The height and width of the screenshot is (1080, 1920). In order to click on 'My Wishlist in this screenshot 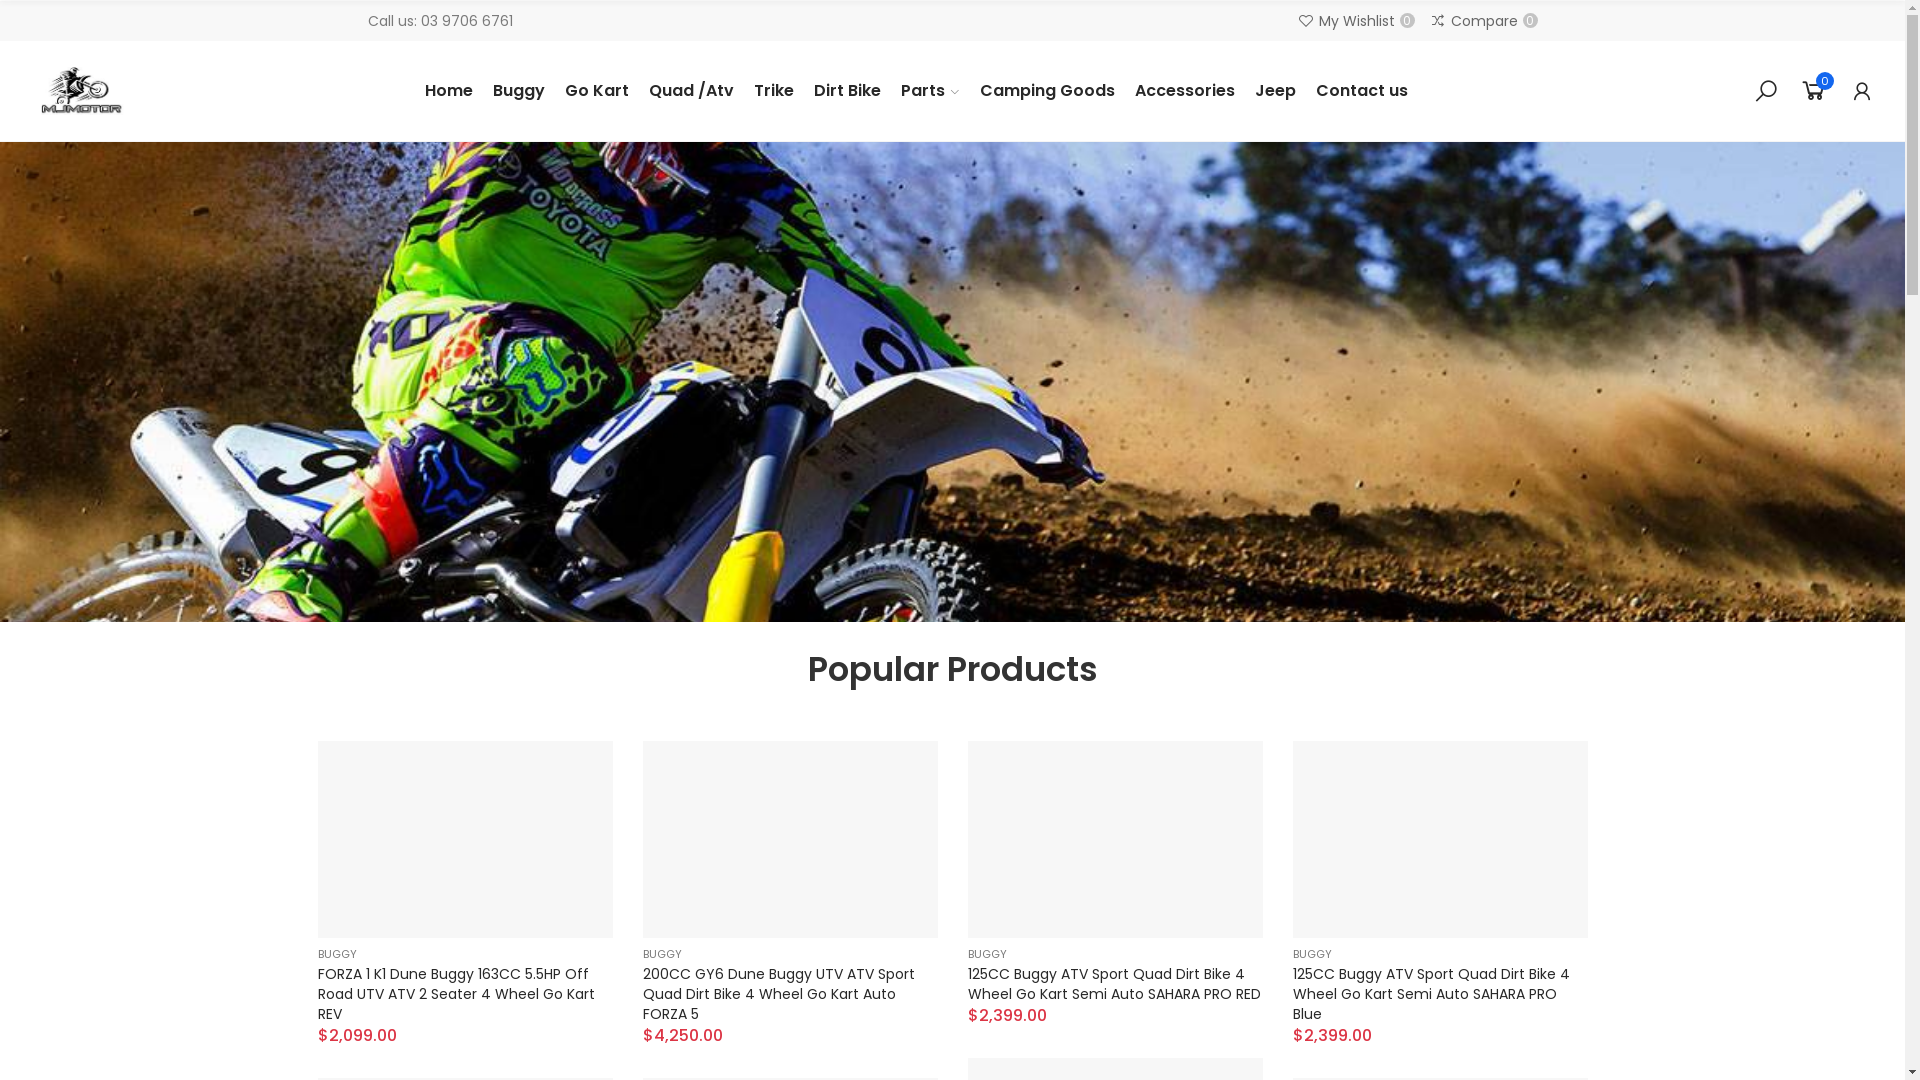, I will do `click(1297, 20)`.